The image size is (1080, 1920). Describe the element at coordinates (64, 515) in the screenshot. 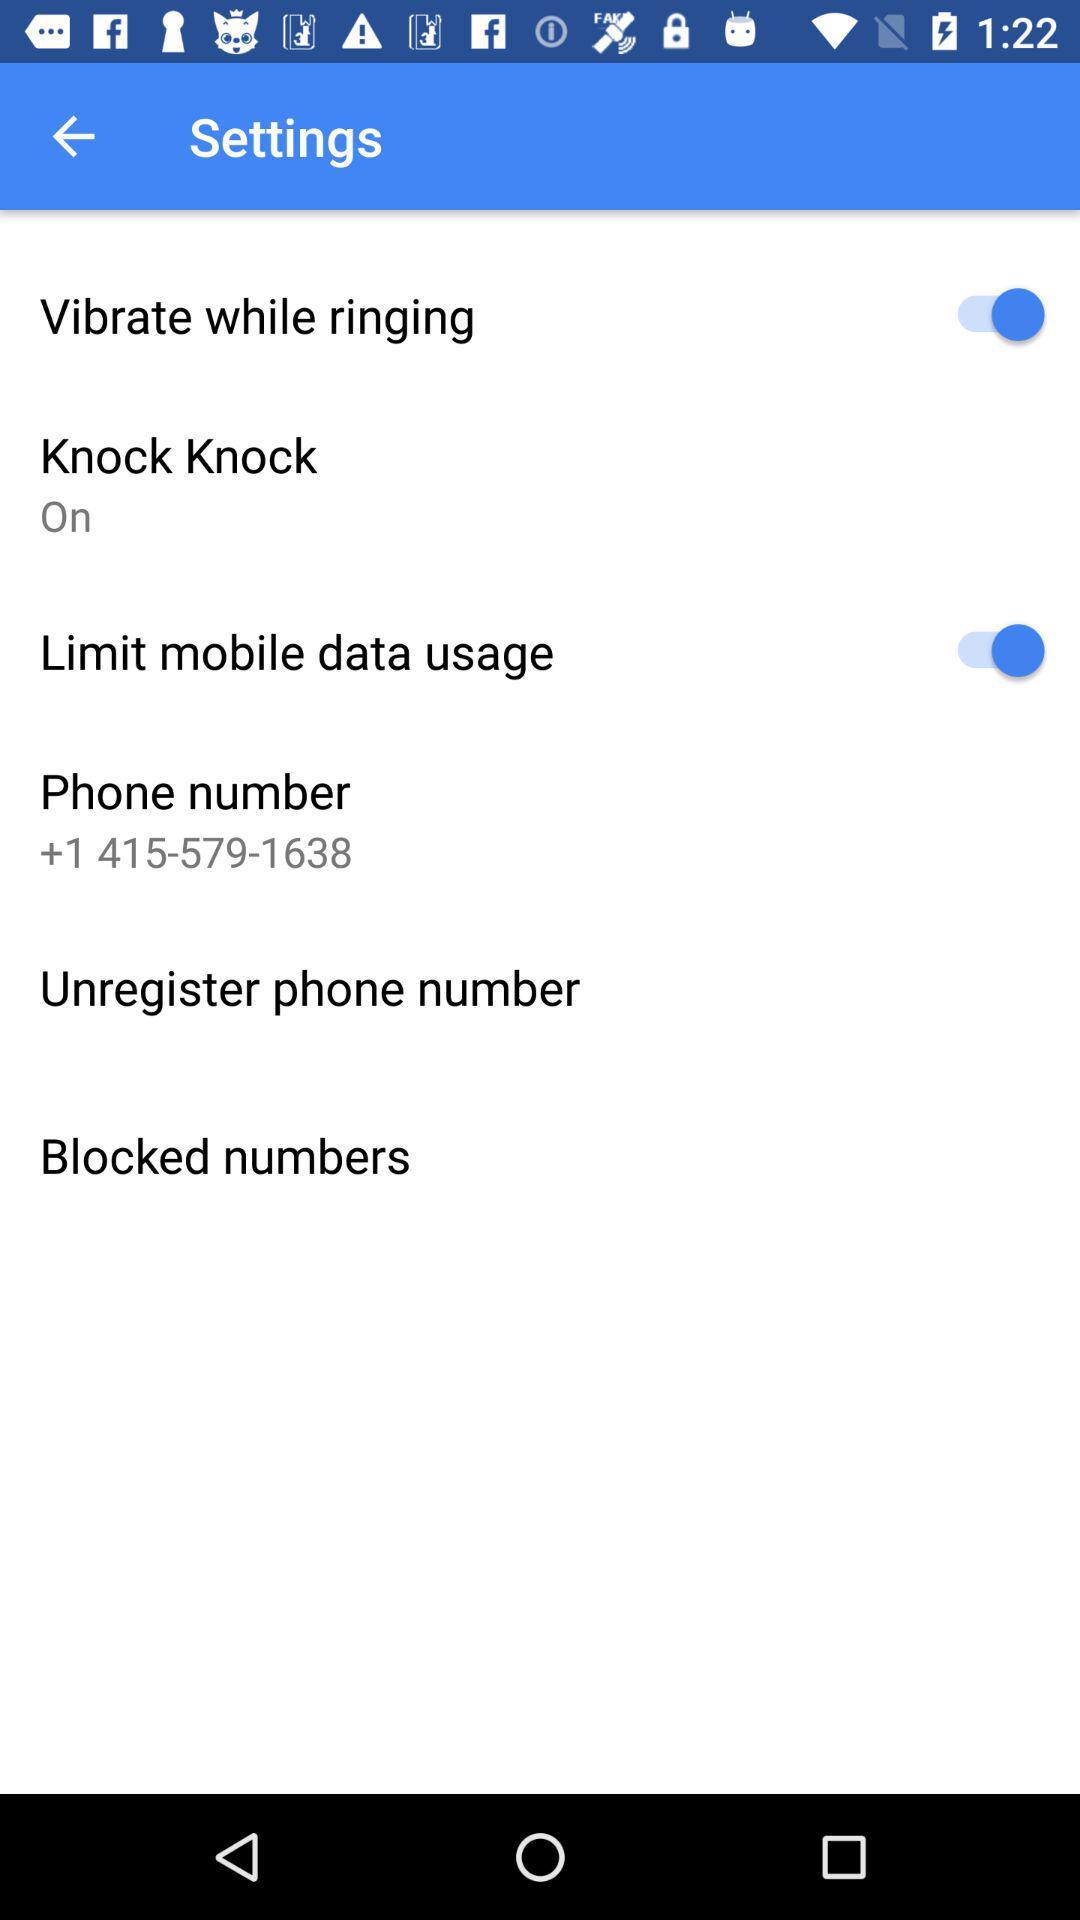

I see `item above the limit mobile data` at that location.